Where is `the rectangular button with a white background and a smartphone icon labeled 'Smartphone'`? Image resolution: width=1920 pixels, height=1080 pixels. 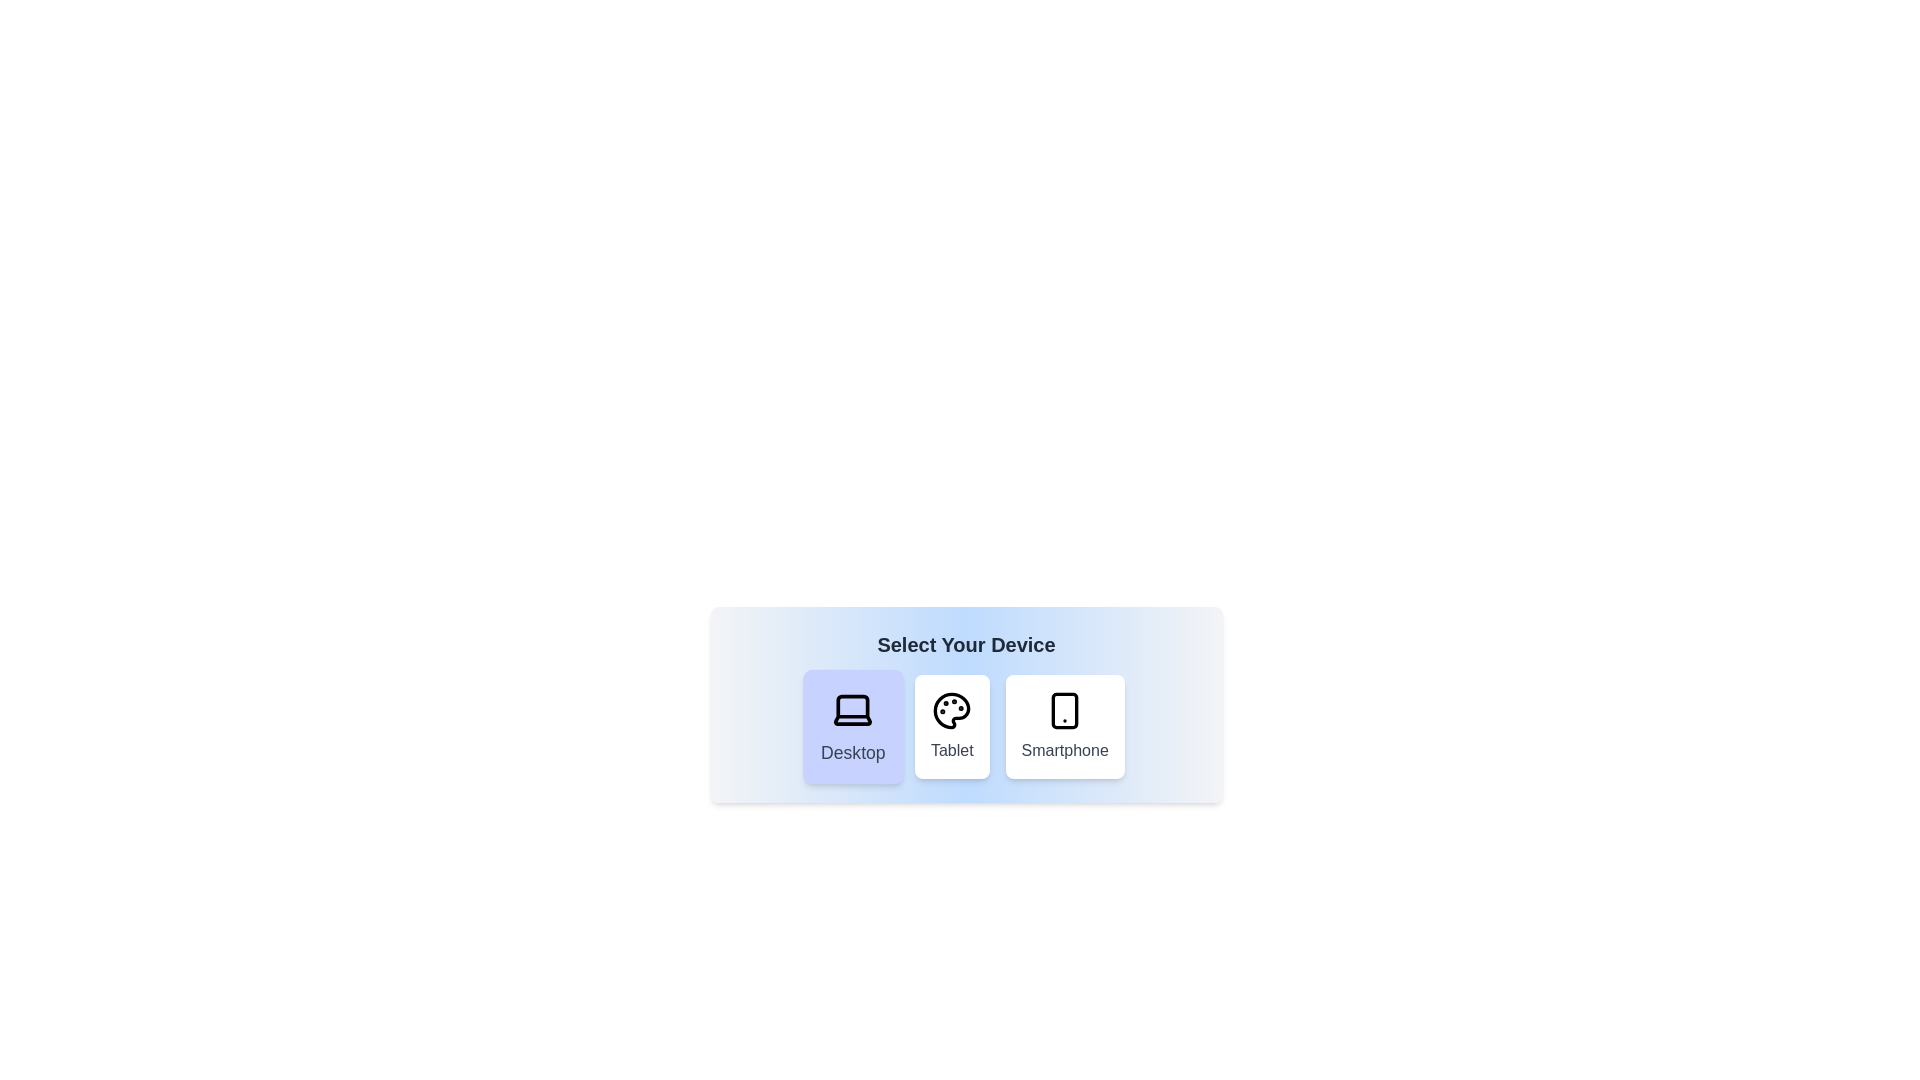 the rectangular button with a white background and a smartphone icon labeled 'Smartphone' is located at coordinates (1064, 726).